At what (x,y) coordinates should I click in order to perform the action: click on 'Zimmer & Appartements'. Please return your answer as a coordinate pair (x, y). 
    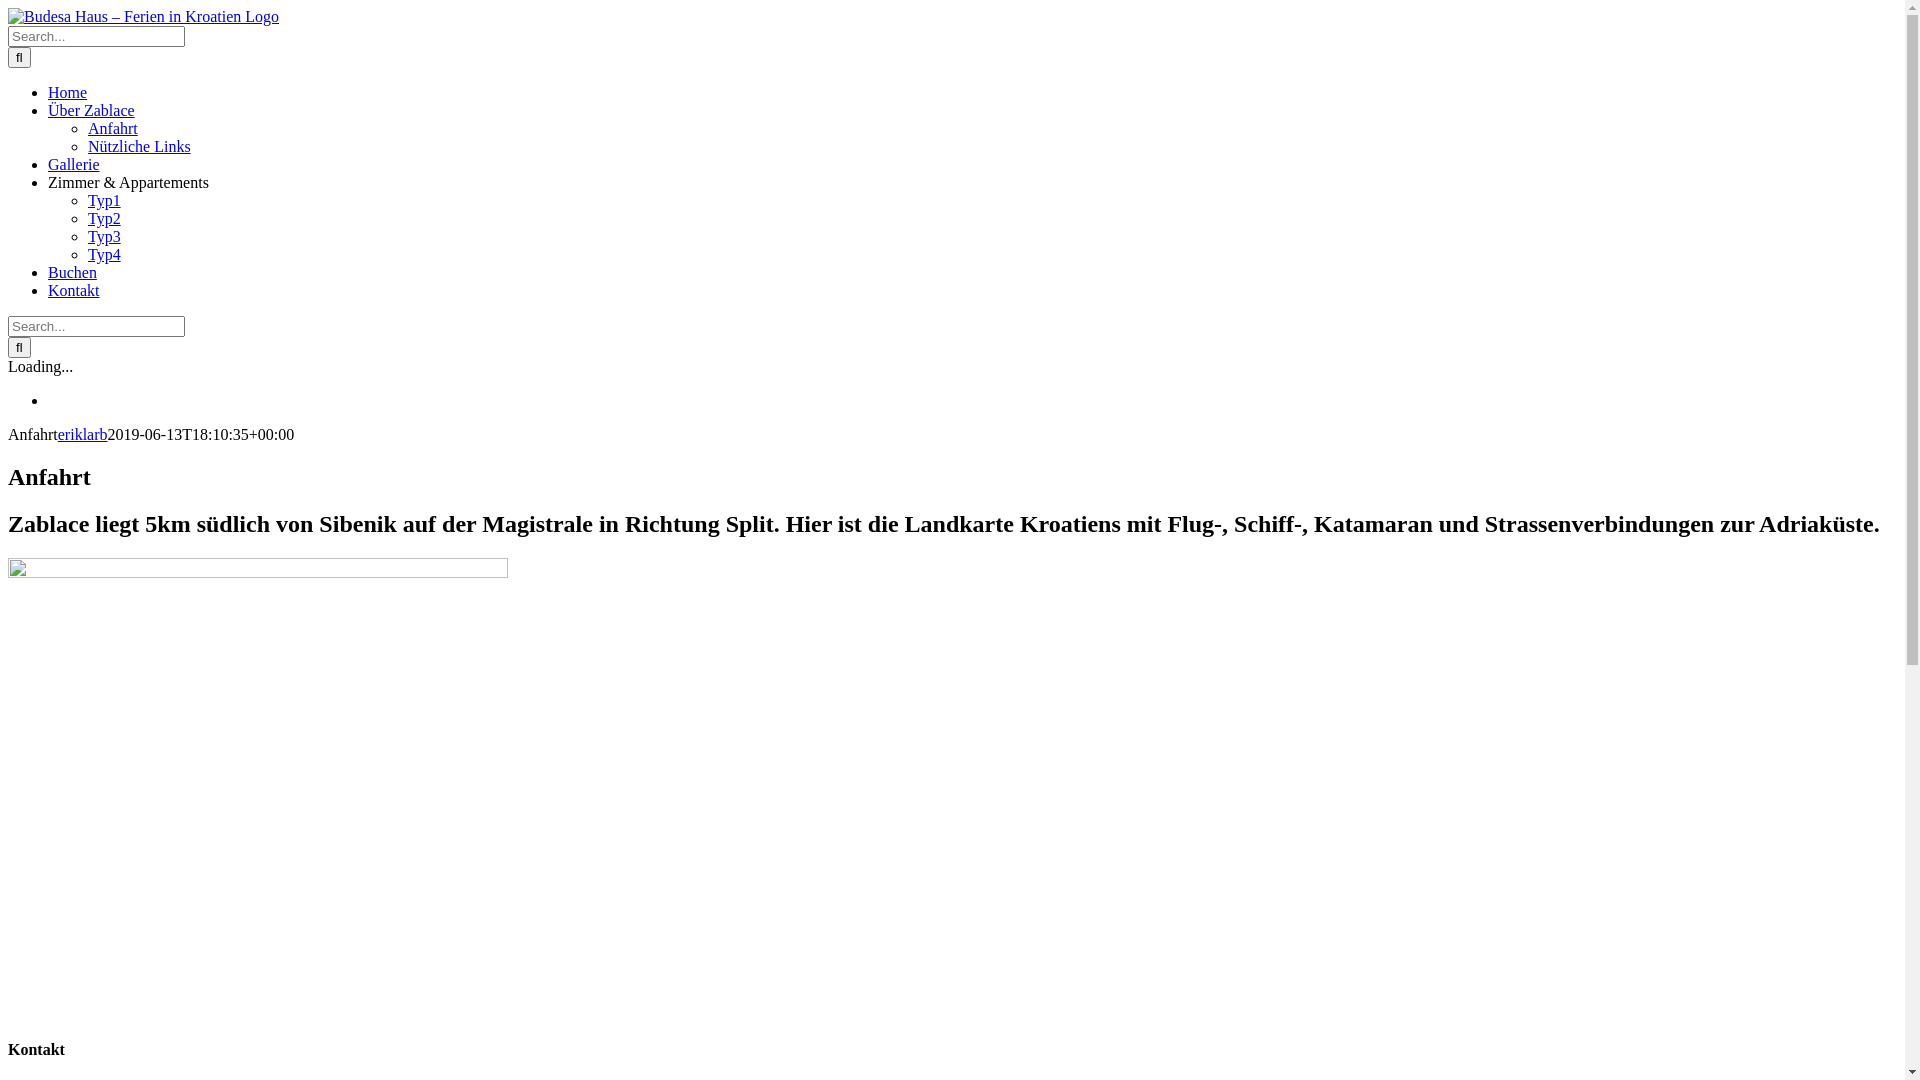
    Looking at the image, I should click on (127, 182).